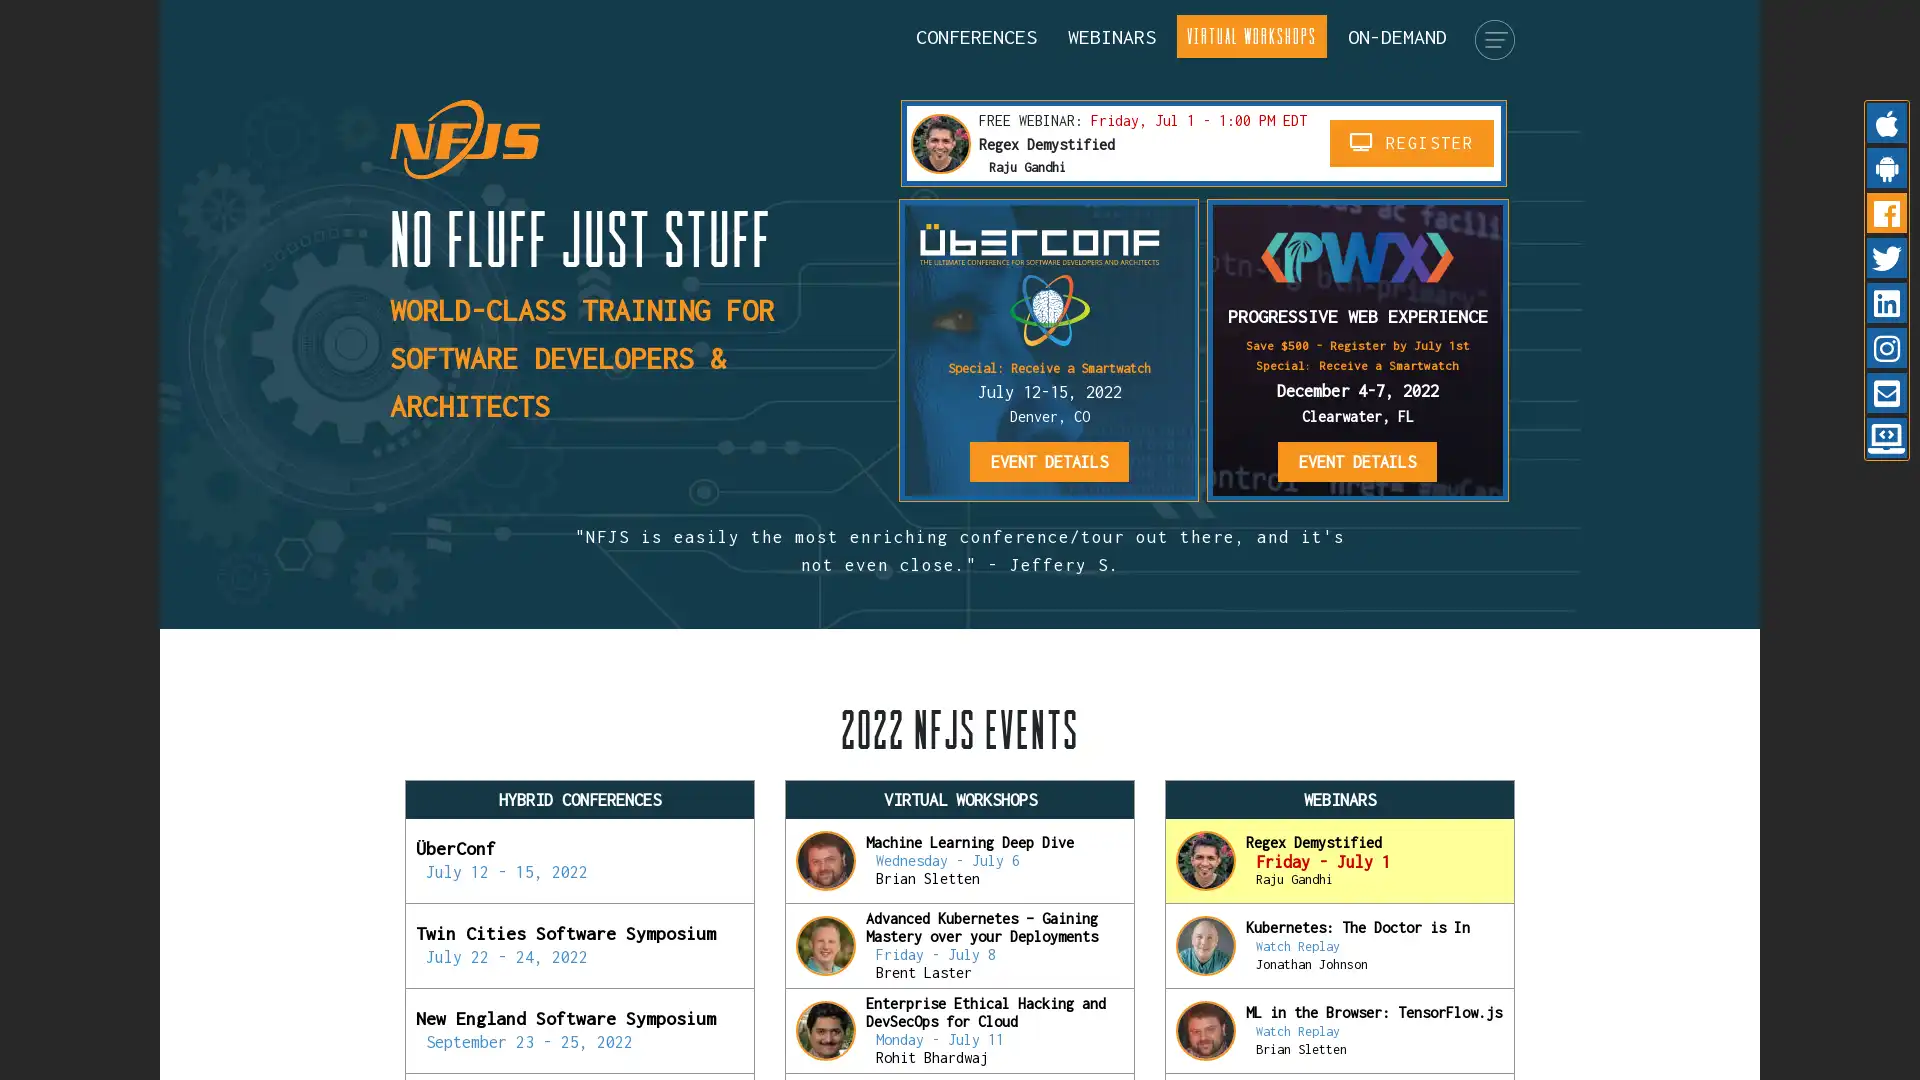 The image size is (1920, 1080). Describe the element at coordinates (1494, 39) in the screenshot. I see `menu` at that location.